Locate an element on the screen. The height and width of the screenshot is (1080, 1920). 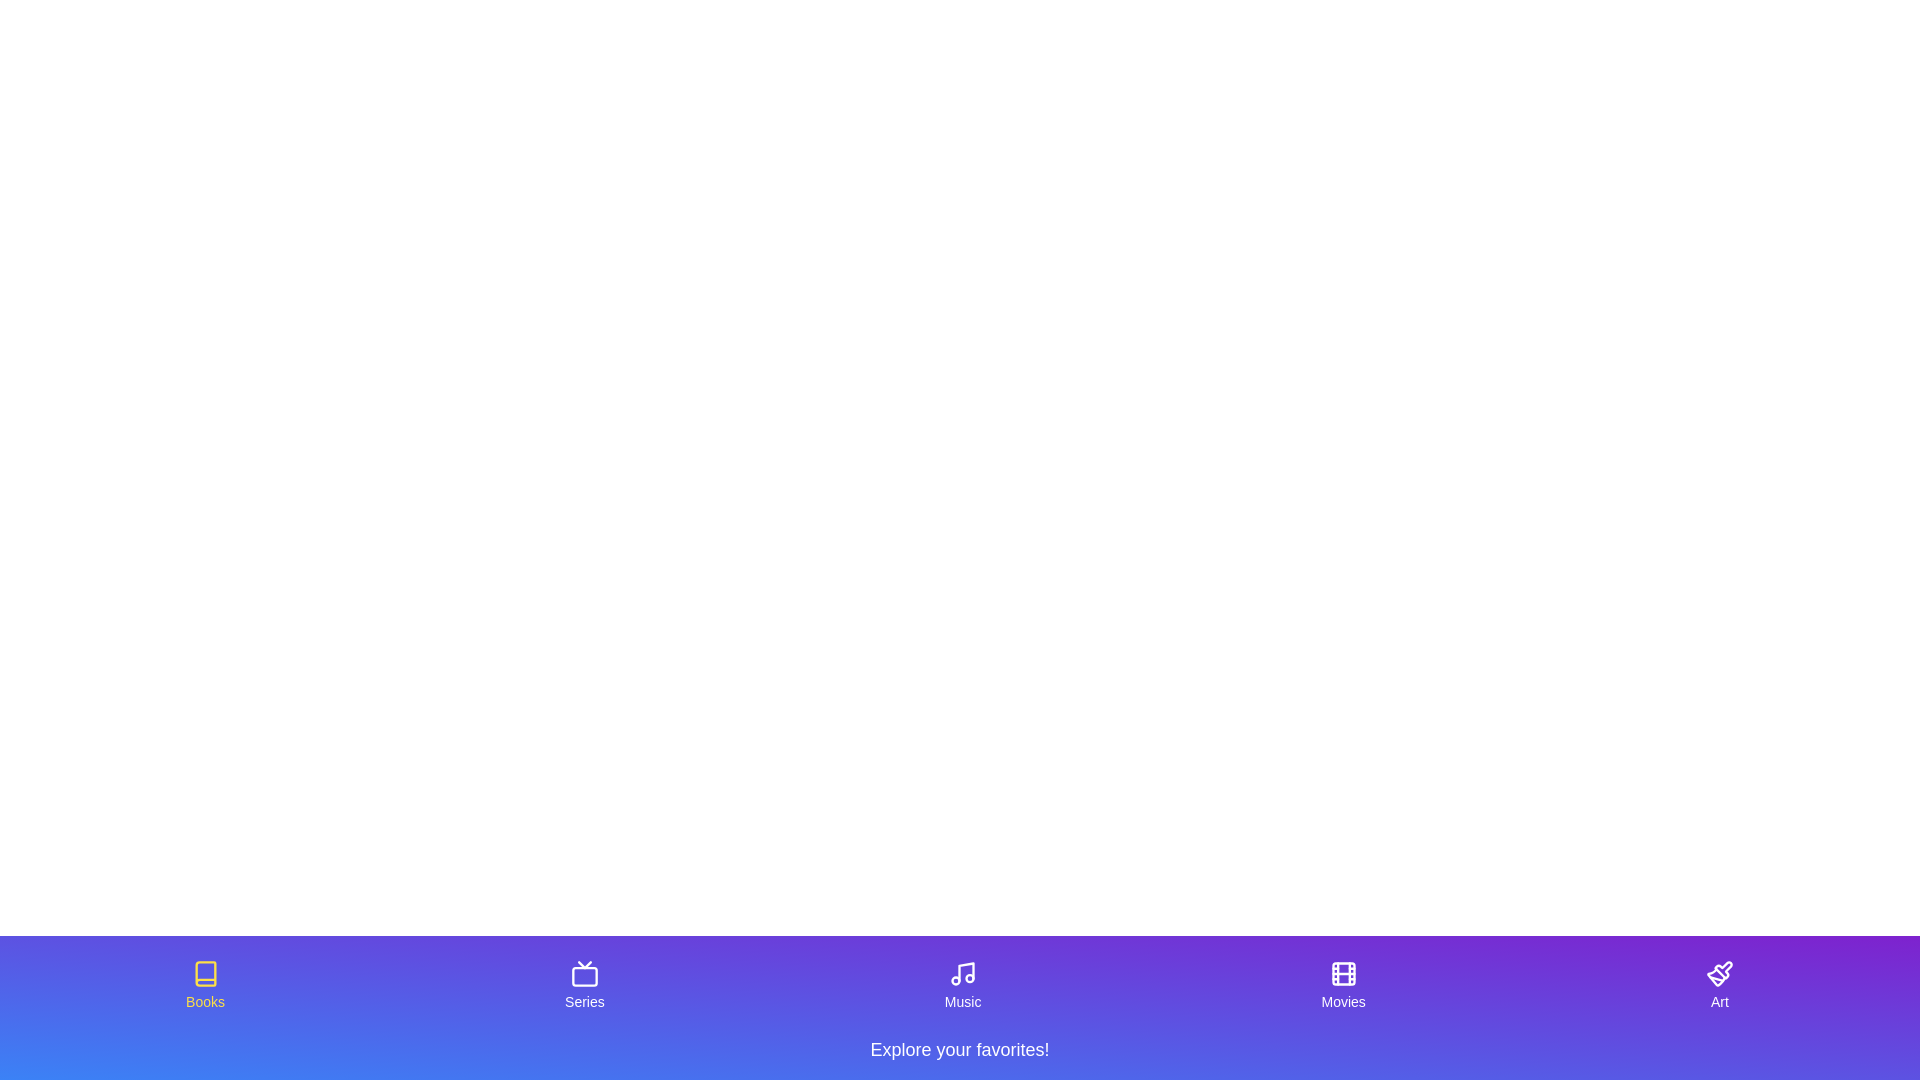
the tab labeled Art by clicking on its corresponding icon or label is located at coordinates (1717, 985).